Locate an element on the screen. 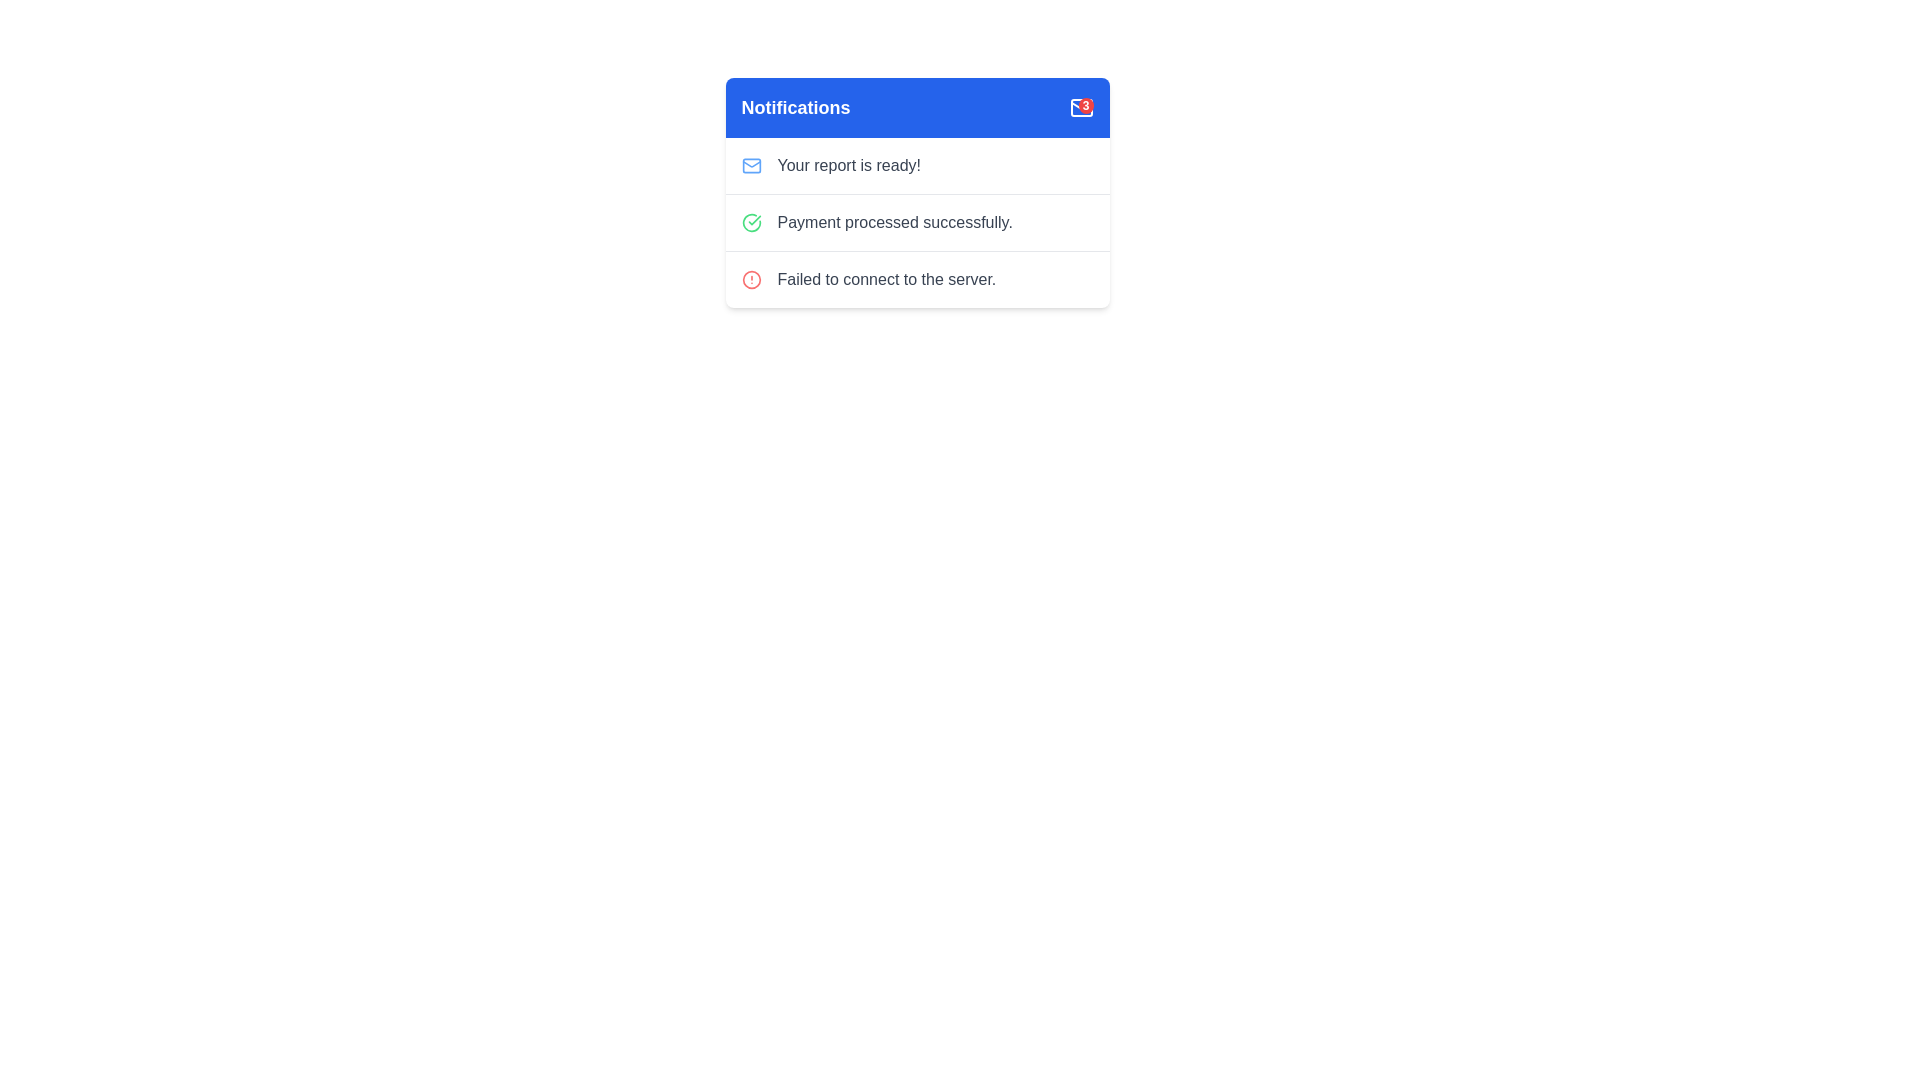 Image resolution: width=1920 pixels, height=1080 pixels. the notification message indicating successful payment processing, which is the second row in the notification card stacked between 'Your report is ready!' and 'Failed to connect to the server.' is located at coordinates (916, 222).